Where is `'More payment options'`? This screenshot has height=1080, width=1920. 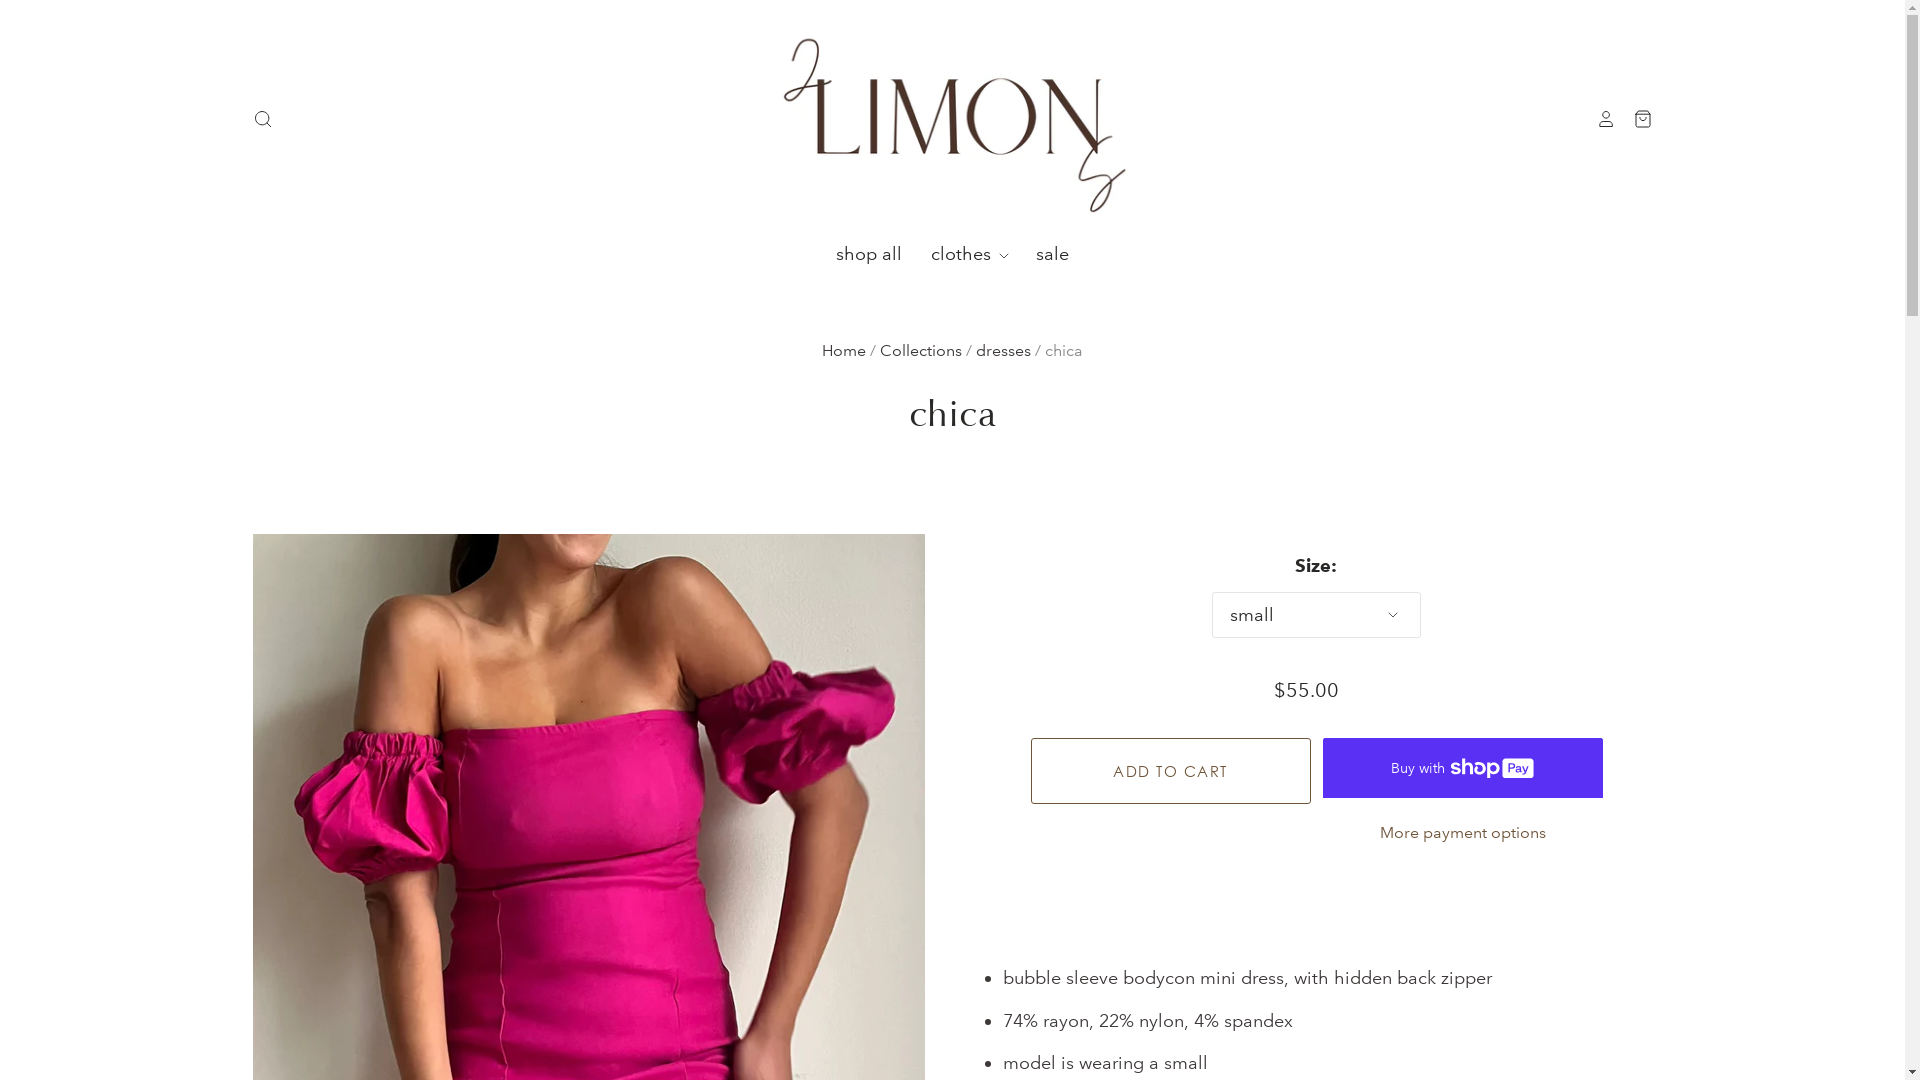
'More payment options' is located at coordinates (1321, 833).